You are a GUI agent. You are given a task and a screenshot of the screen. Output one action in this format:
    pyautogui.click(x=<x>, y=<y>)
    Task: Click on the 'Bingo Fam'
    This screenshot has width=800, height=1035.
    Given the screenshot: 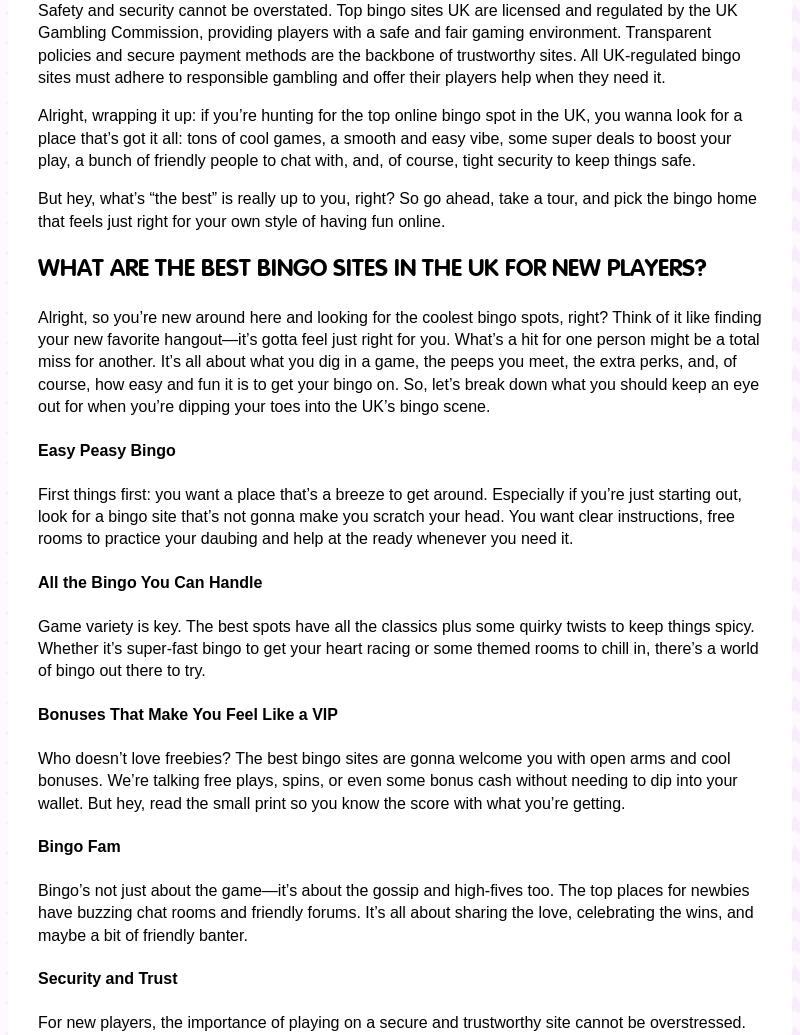 What is the action you would take?
    pyautogui.click(x=79, y=845)
    